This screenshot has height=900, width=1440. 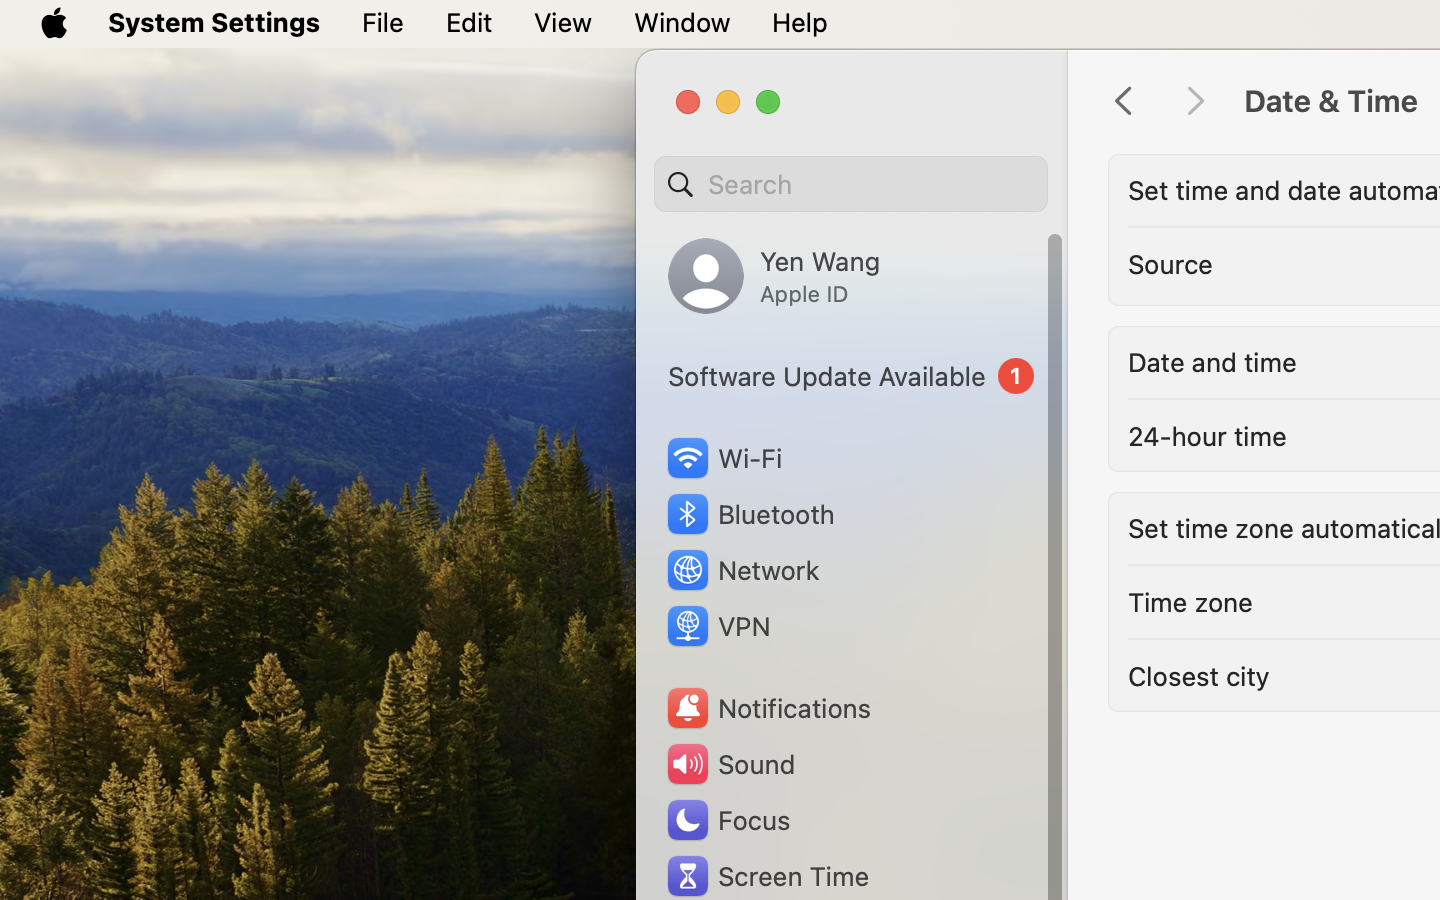 What do you see at coordinates (722, 457) in the screenshot?
I see `'Wi‑Fi'` at bounding box center [722, 457].